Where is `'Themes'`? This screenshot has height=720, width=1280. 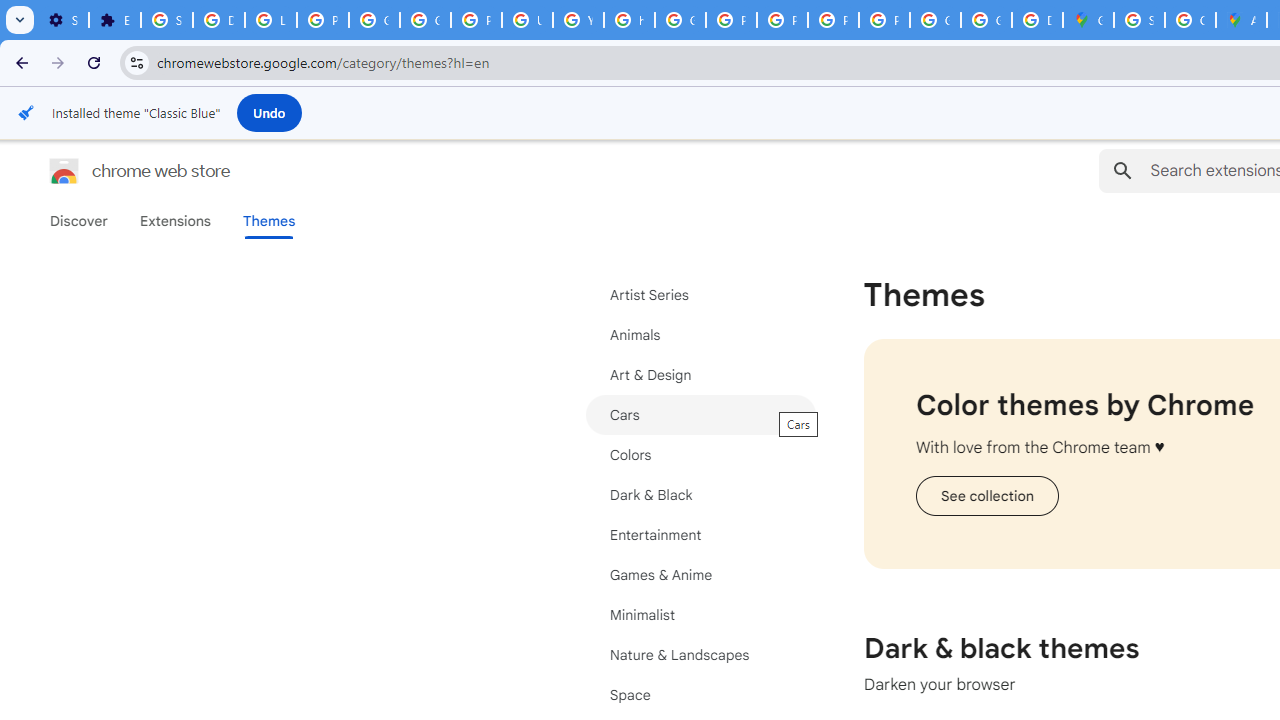 'Themes' is located at coordinates (268, 221).